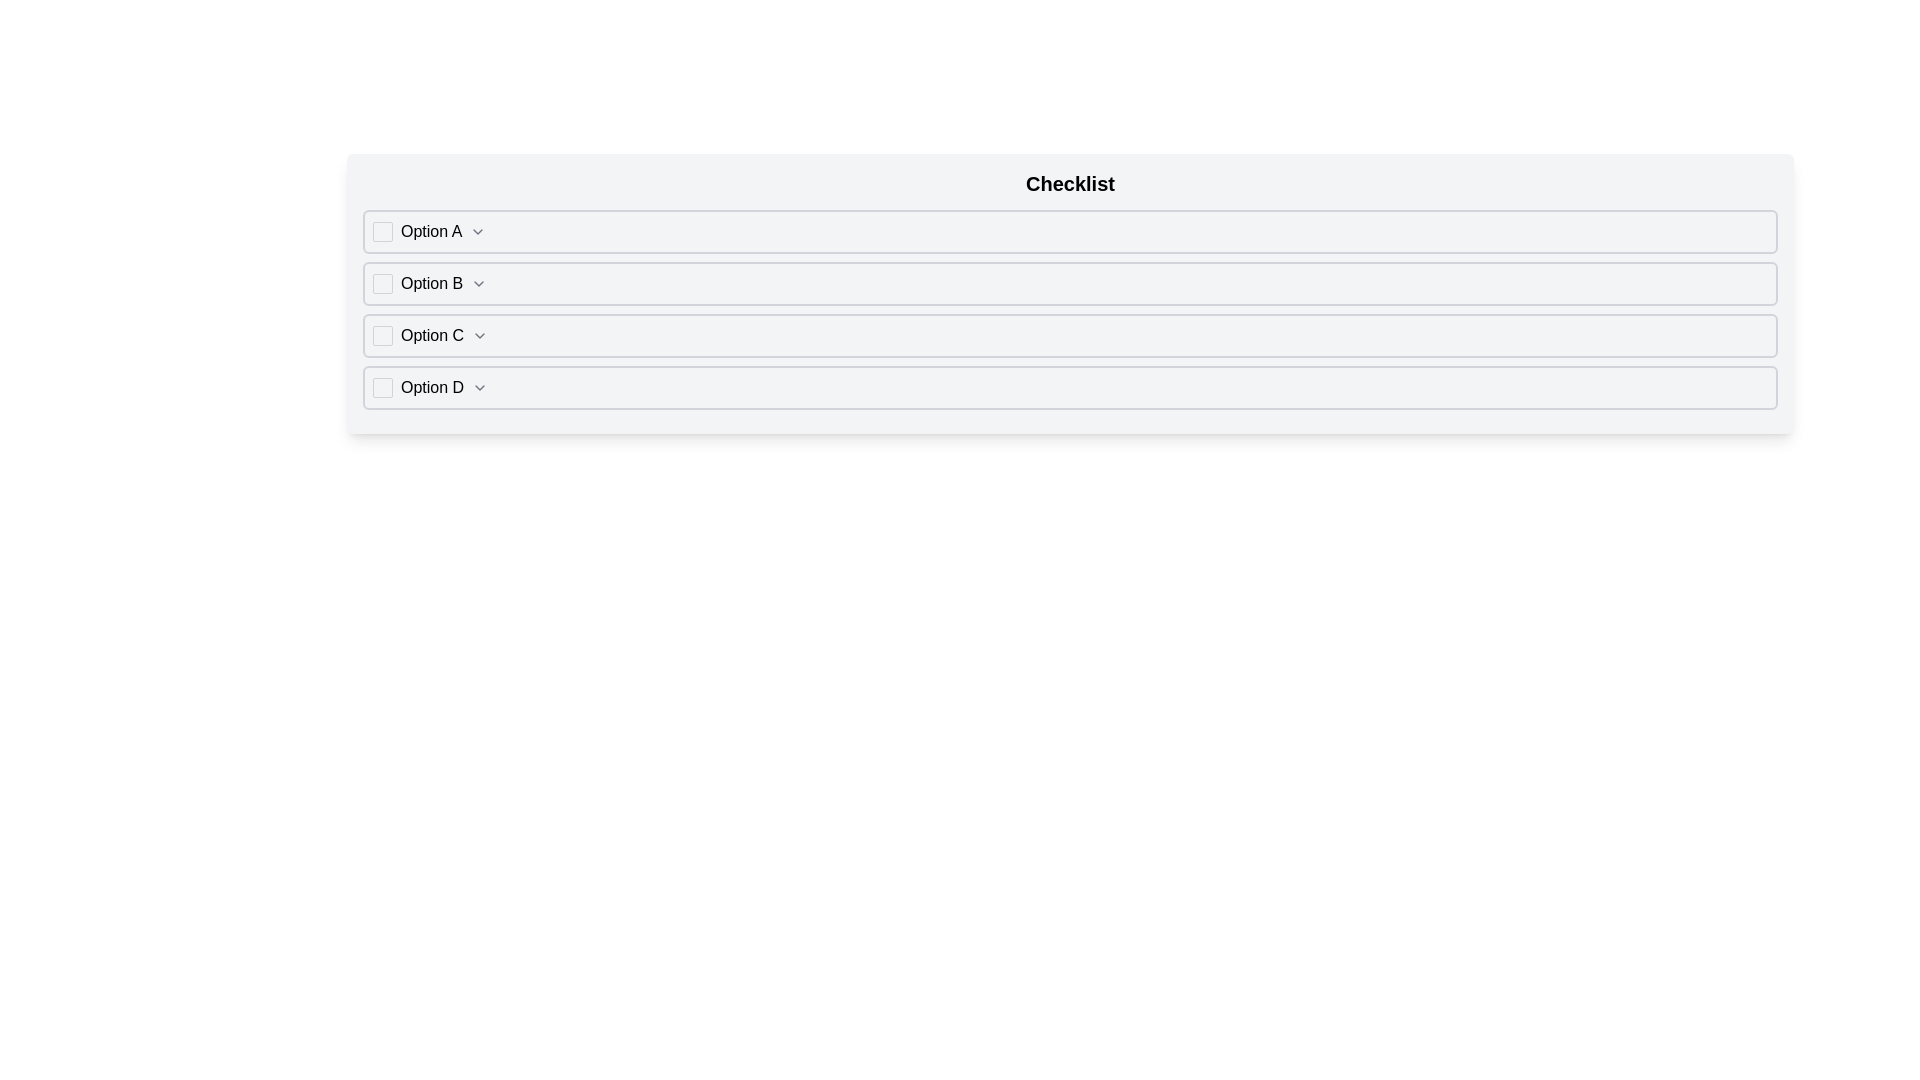 The image size is (1920, 1080). I want to click on text from the header labeled 'Checklist' which is prominently displayed at the top of the section containing various options, so click(1069, 184).